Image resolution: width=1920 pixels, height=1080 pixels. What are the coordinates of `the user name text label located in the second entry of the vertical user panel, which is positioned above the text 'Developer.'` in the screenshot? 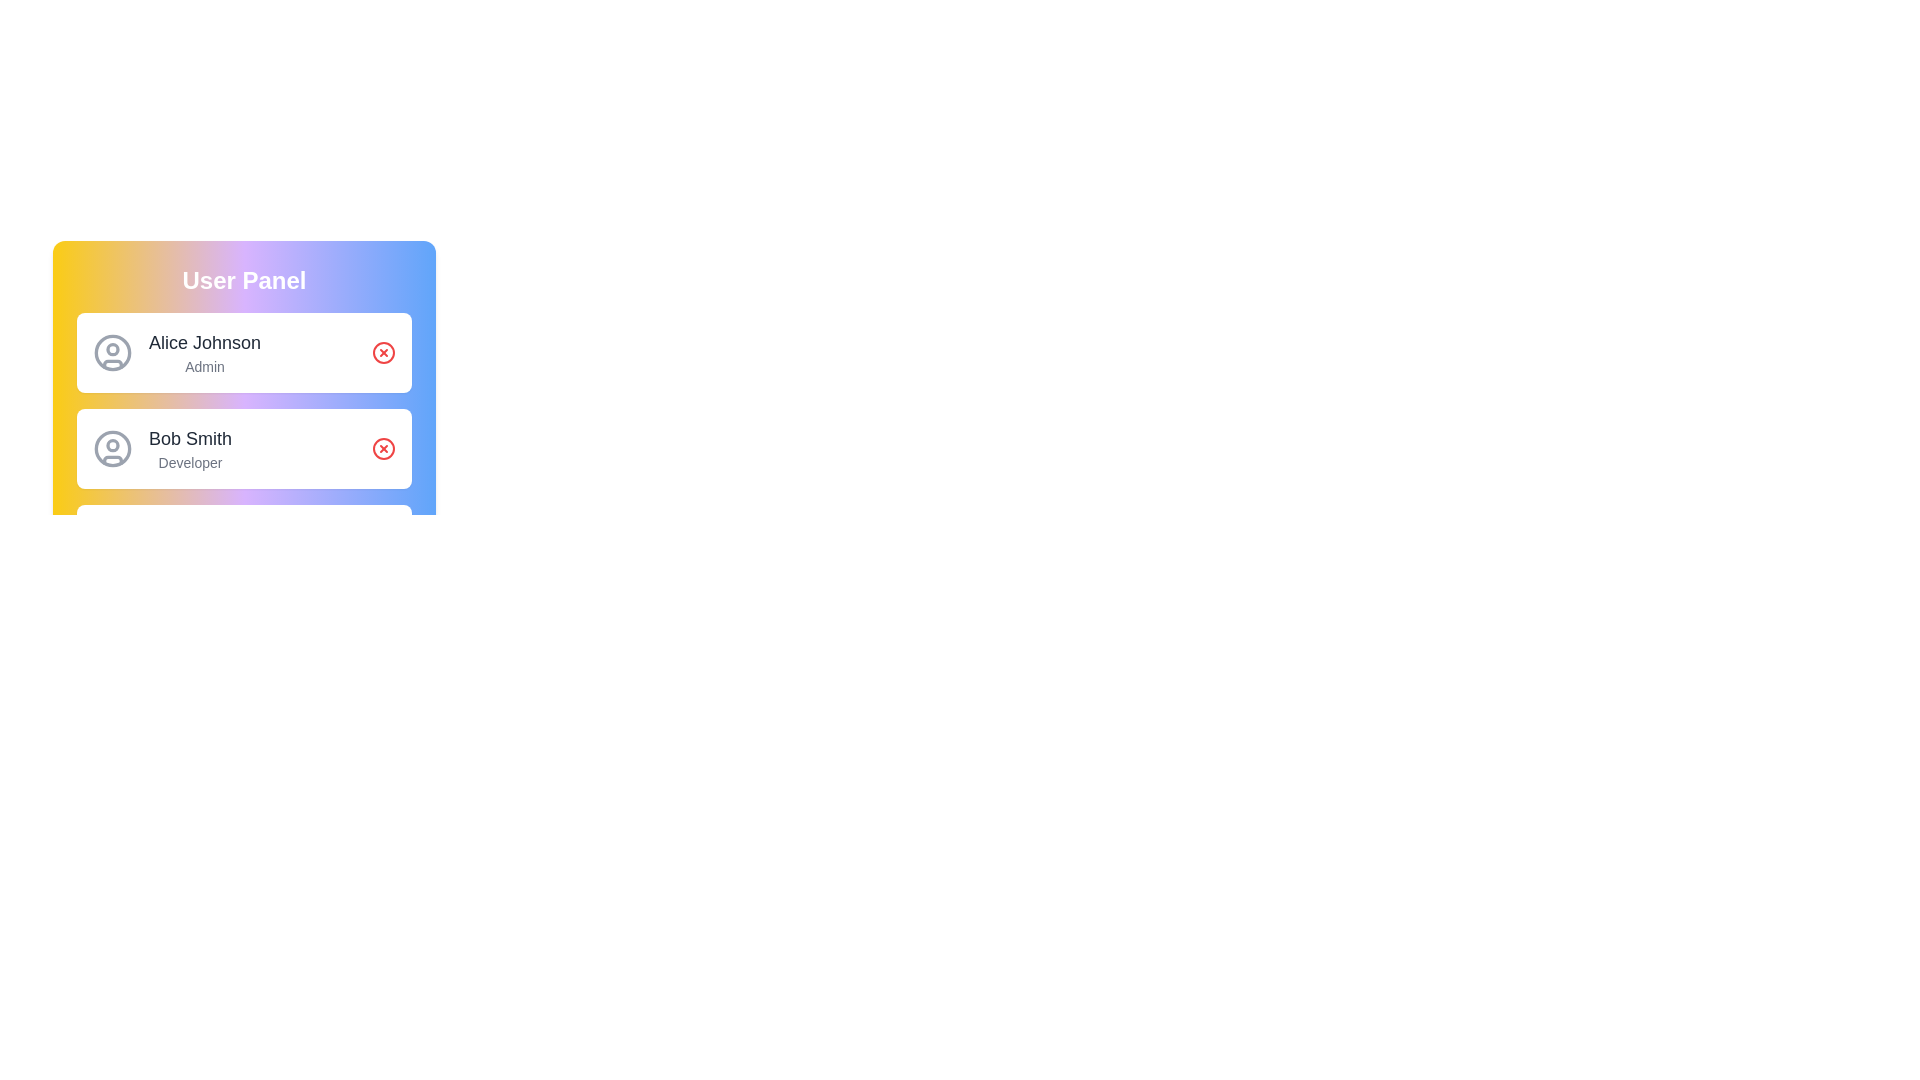 It's located at (190, 438).